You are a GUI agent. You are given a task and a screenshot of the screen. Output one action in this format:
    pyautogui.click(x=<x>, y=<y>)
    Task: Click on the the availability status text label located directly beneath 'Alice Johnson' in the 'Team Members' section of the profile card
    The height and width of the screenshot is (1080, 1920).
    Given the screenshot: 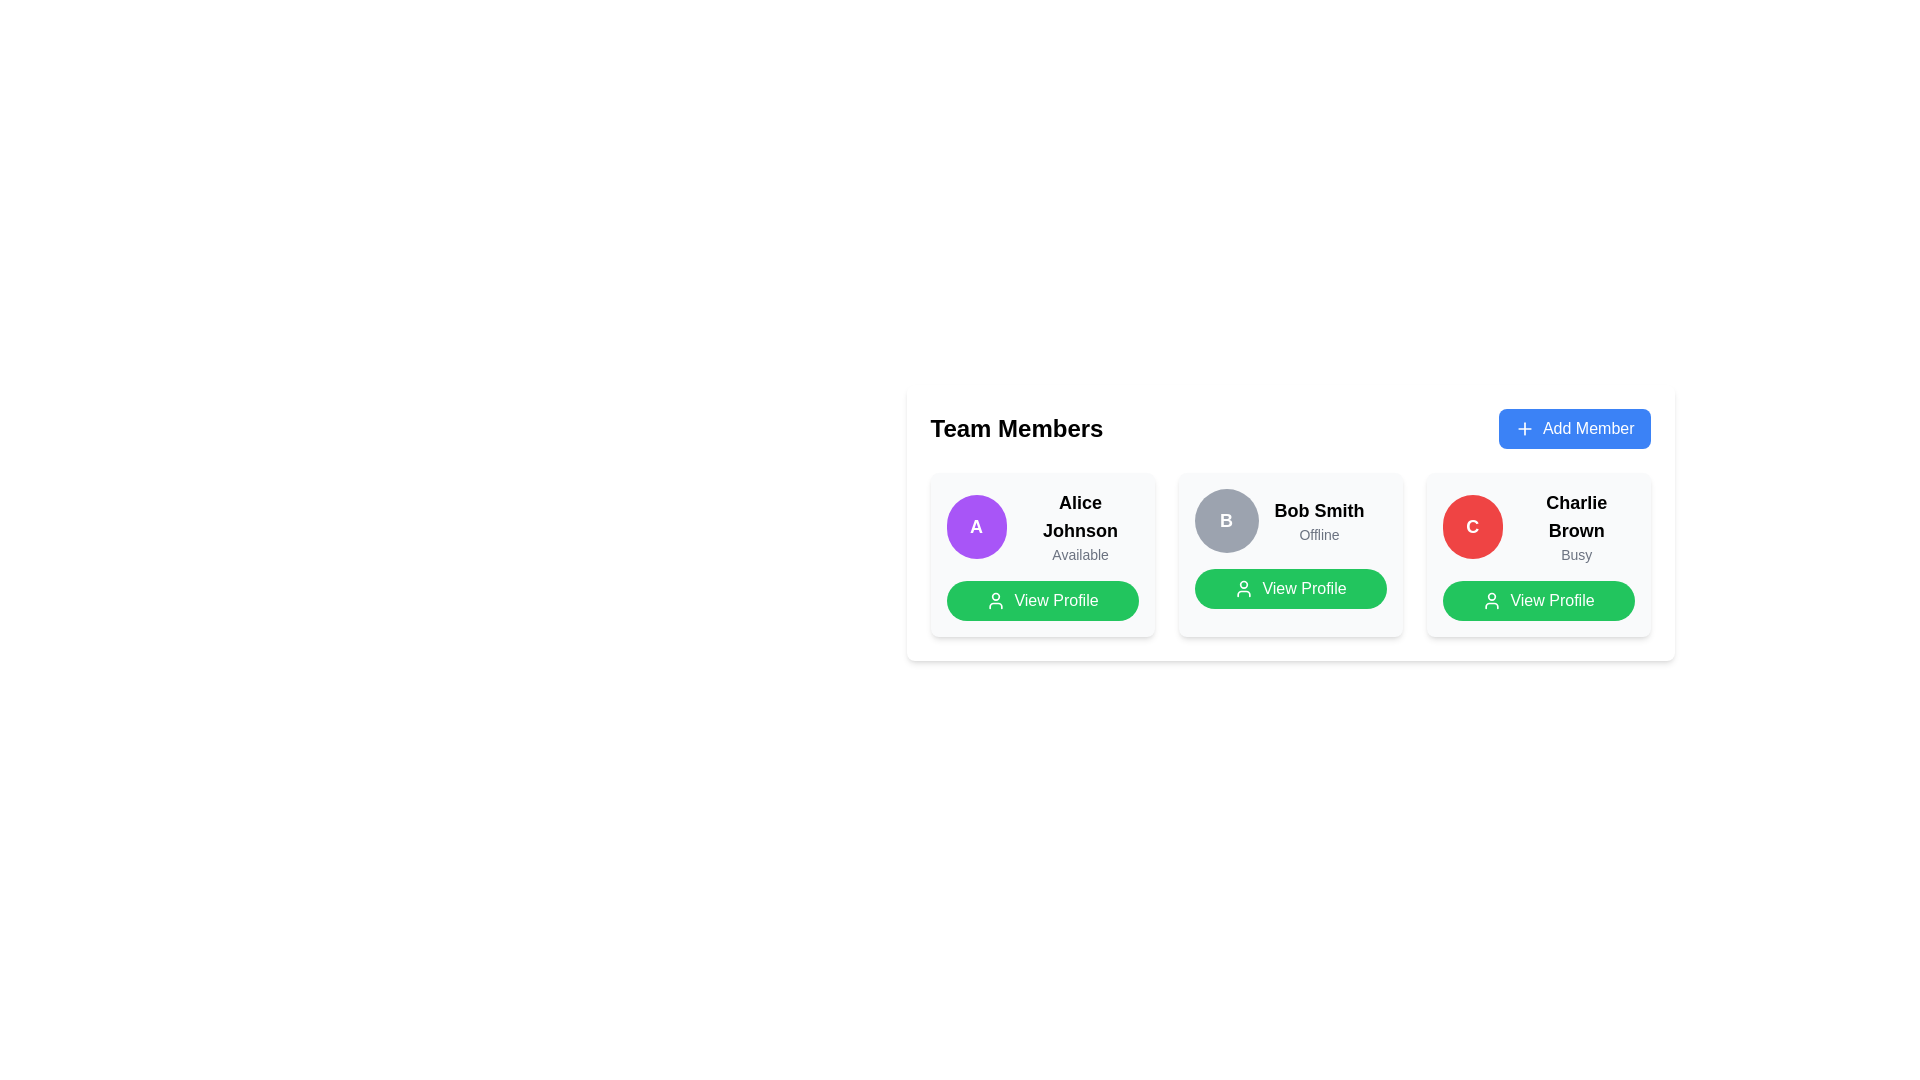 What is the action you would take?
    pyautogui.click(x=1079, y=555)
    